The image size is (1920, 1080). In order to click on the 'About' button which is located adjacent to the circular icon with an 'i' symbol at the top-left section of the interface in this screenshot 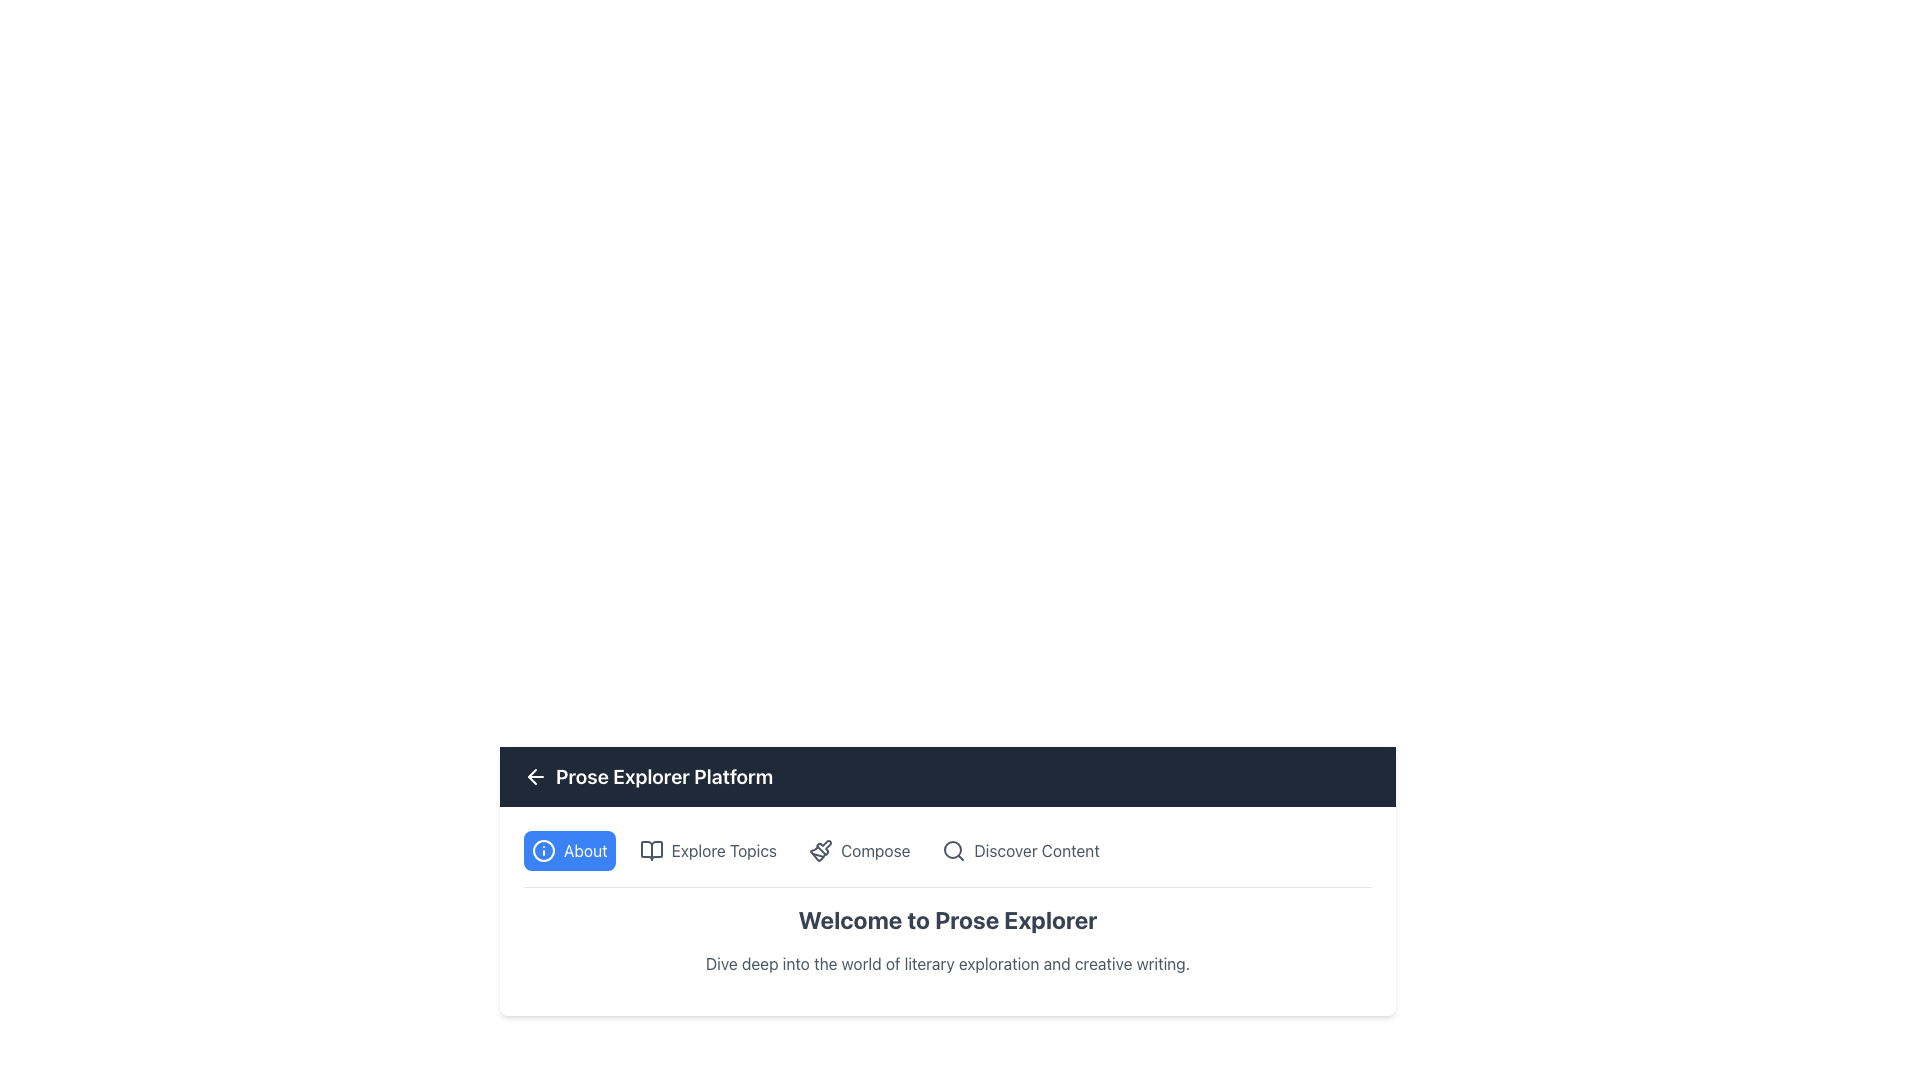, I will do `click(584, 851)`.